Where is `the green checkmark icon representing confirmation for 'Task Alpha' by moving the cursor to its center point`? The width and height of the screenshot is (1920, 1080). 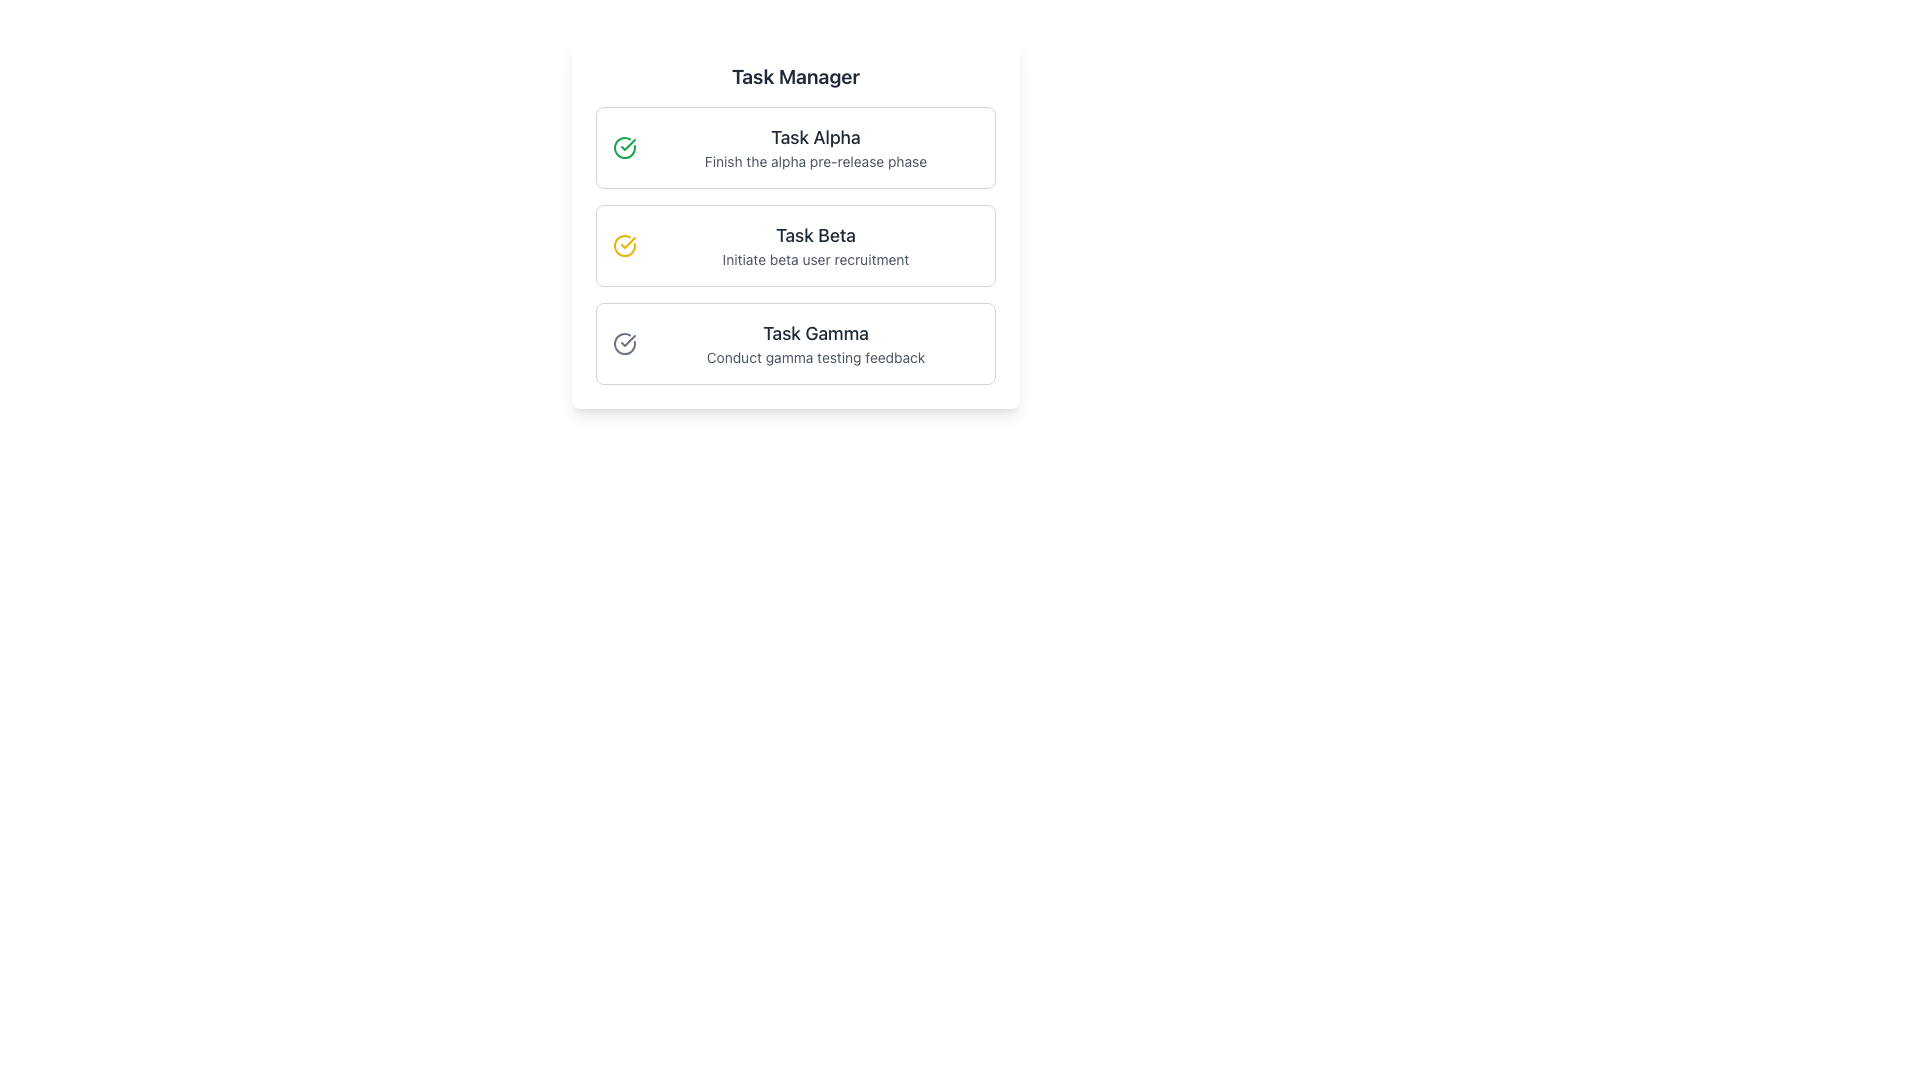
the green checkmark icon representing confirmation for 'Task Alpha' by moving the cursor to its center point is located at coordinates (623, 146).